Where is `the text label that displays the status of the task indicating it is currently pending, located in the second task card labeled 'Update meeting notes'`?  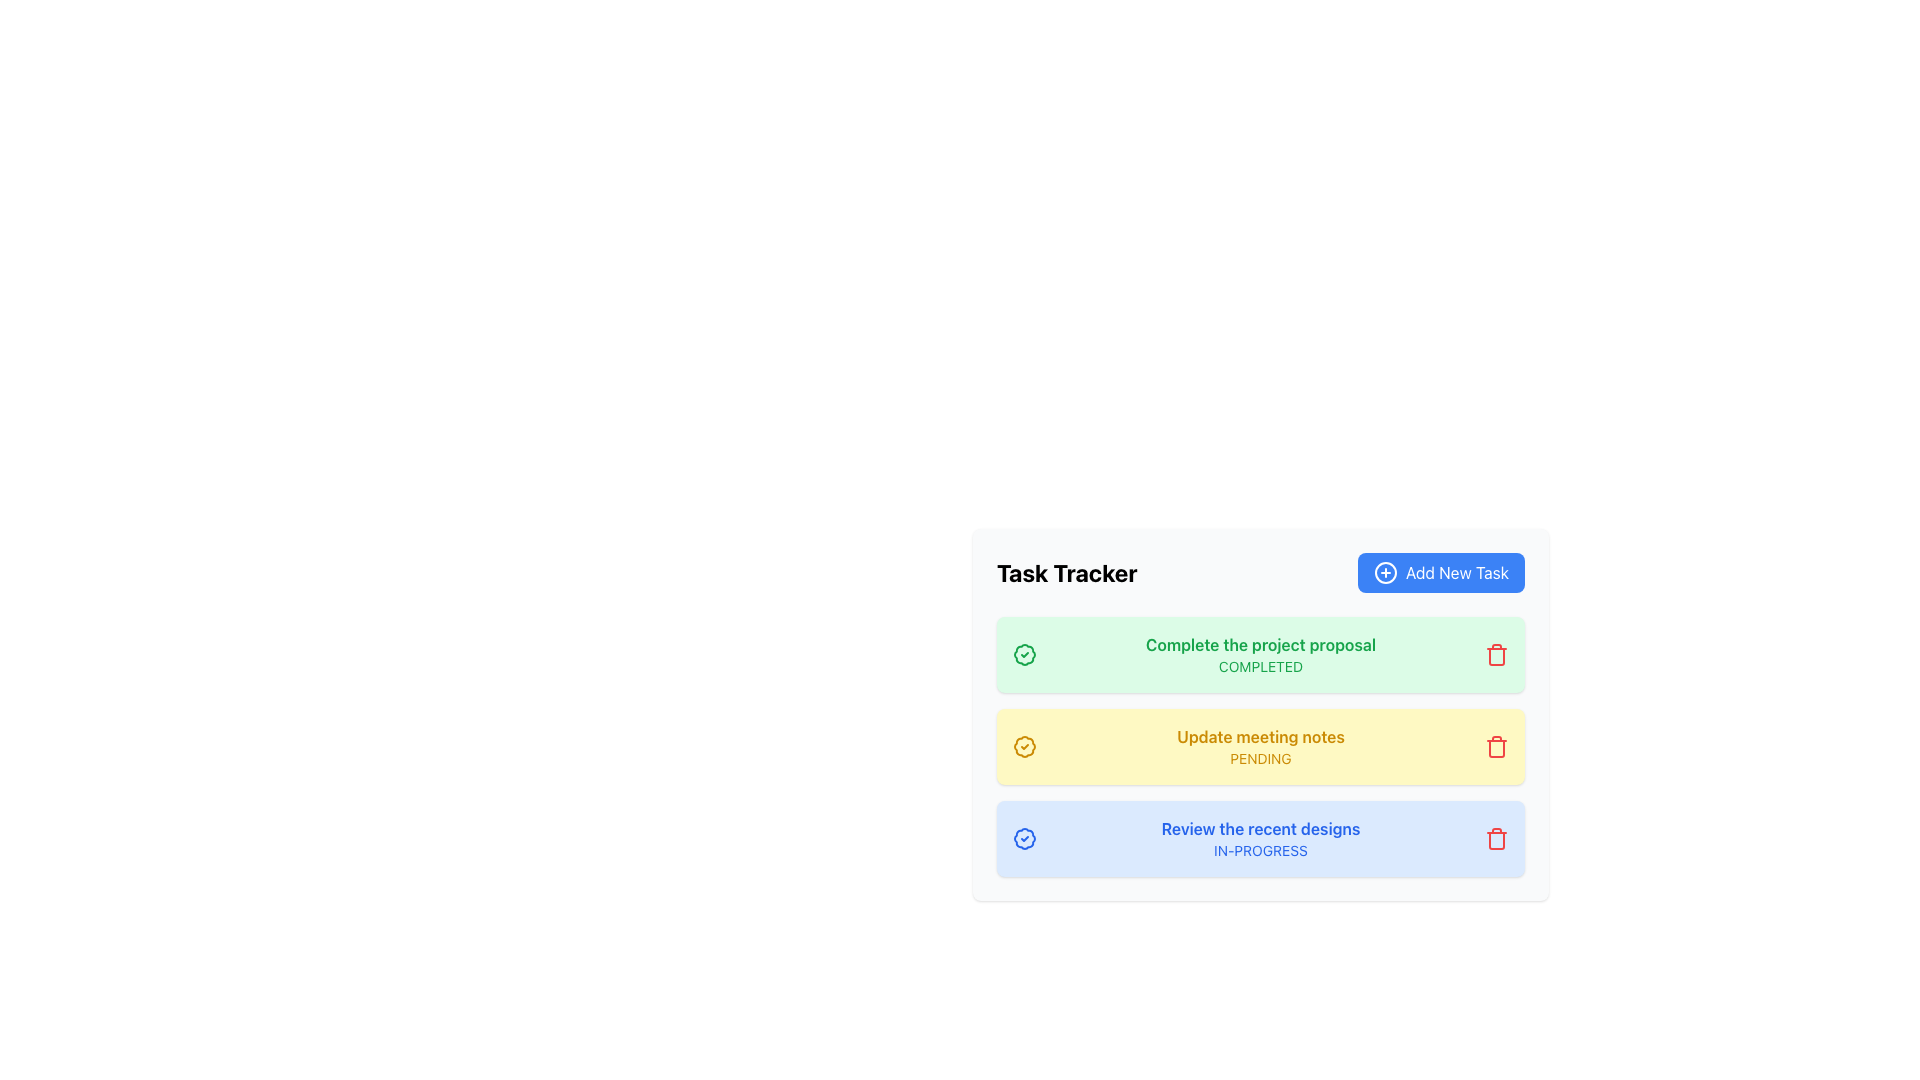
the text label that displays the status of the task indicating it is currently pending, located in the second task card labeled 'Update meeting notes' is located at coordinates (1260, 759).